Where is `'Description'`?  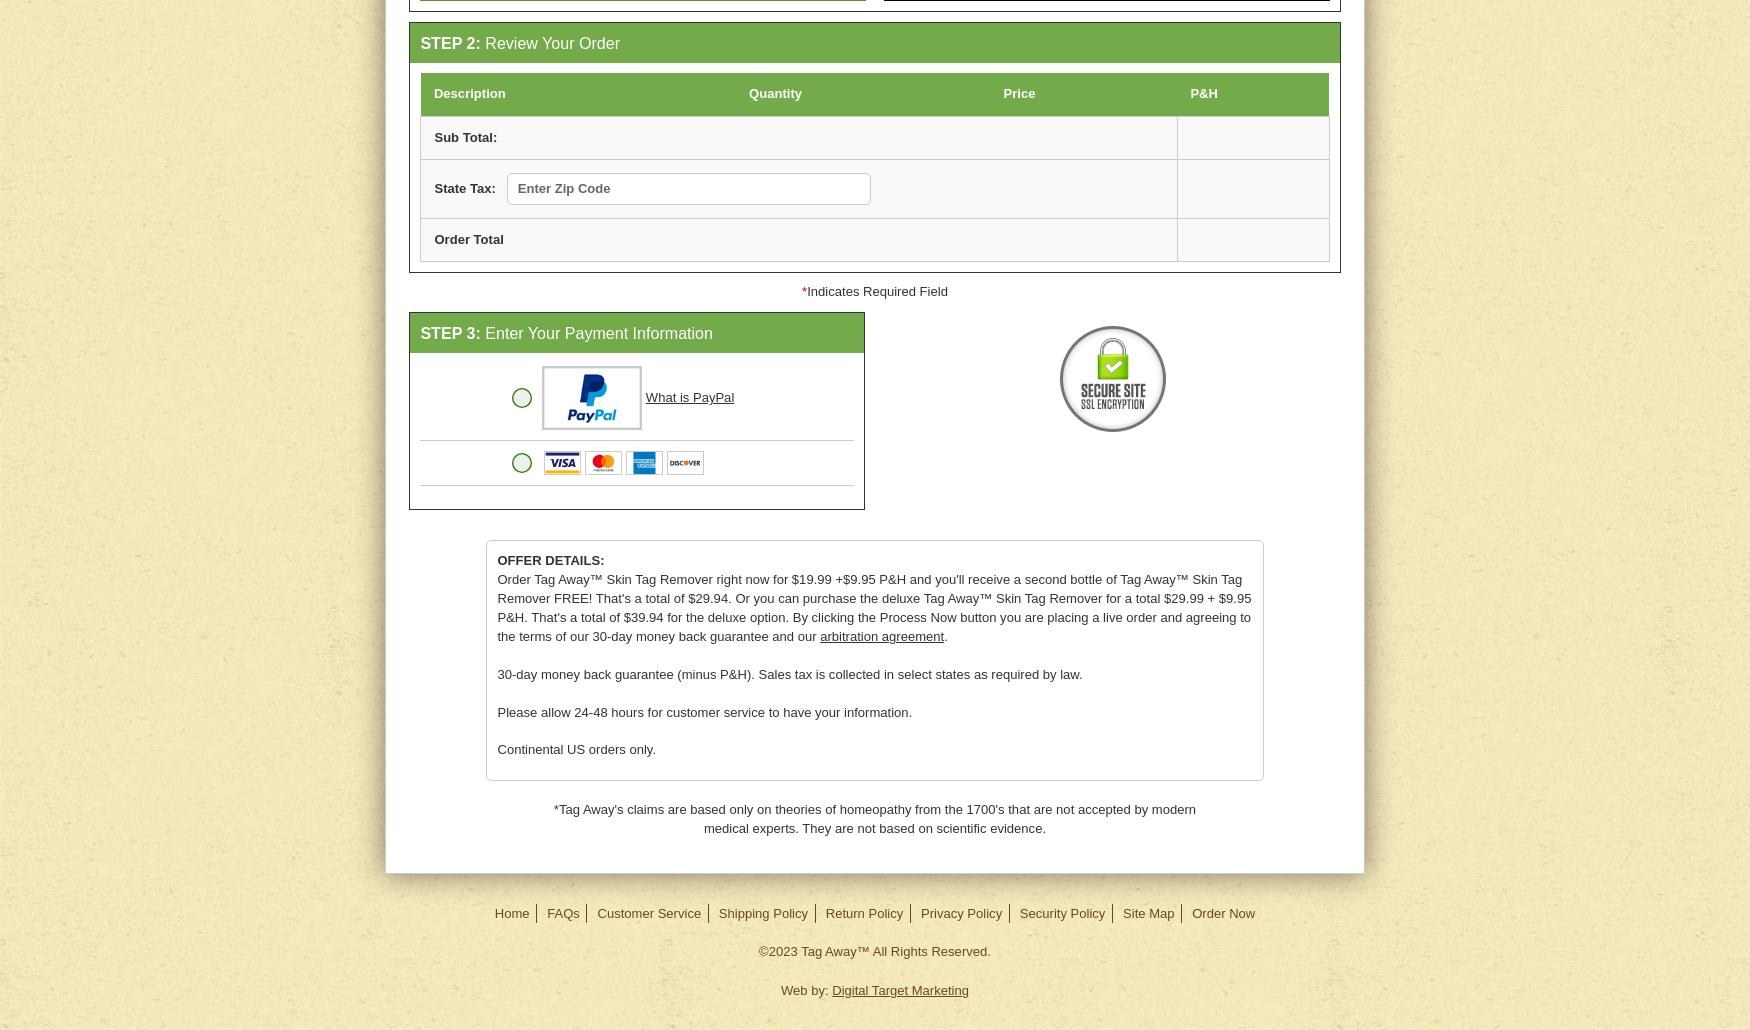
'Description' is located at coordinates (469, 92).